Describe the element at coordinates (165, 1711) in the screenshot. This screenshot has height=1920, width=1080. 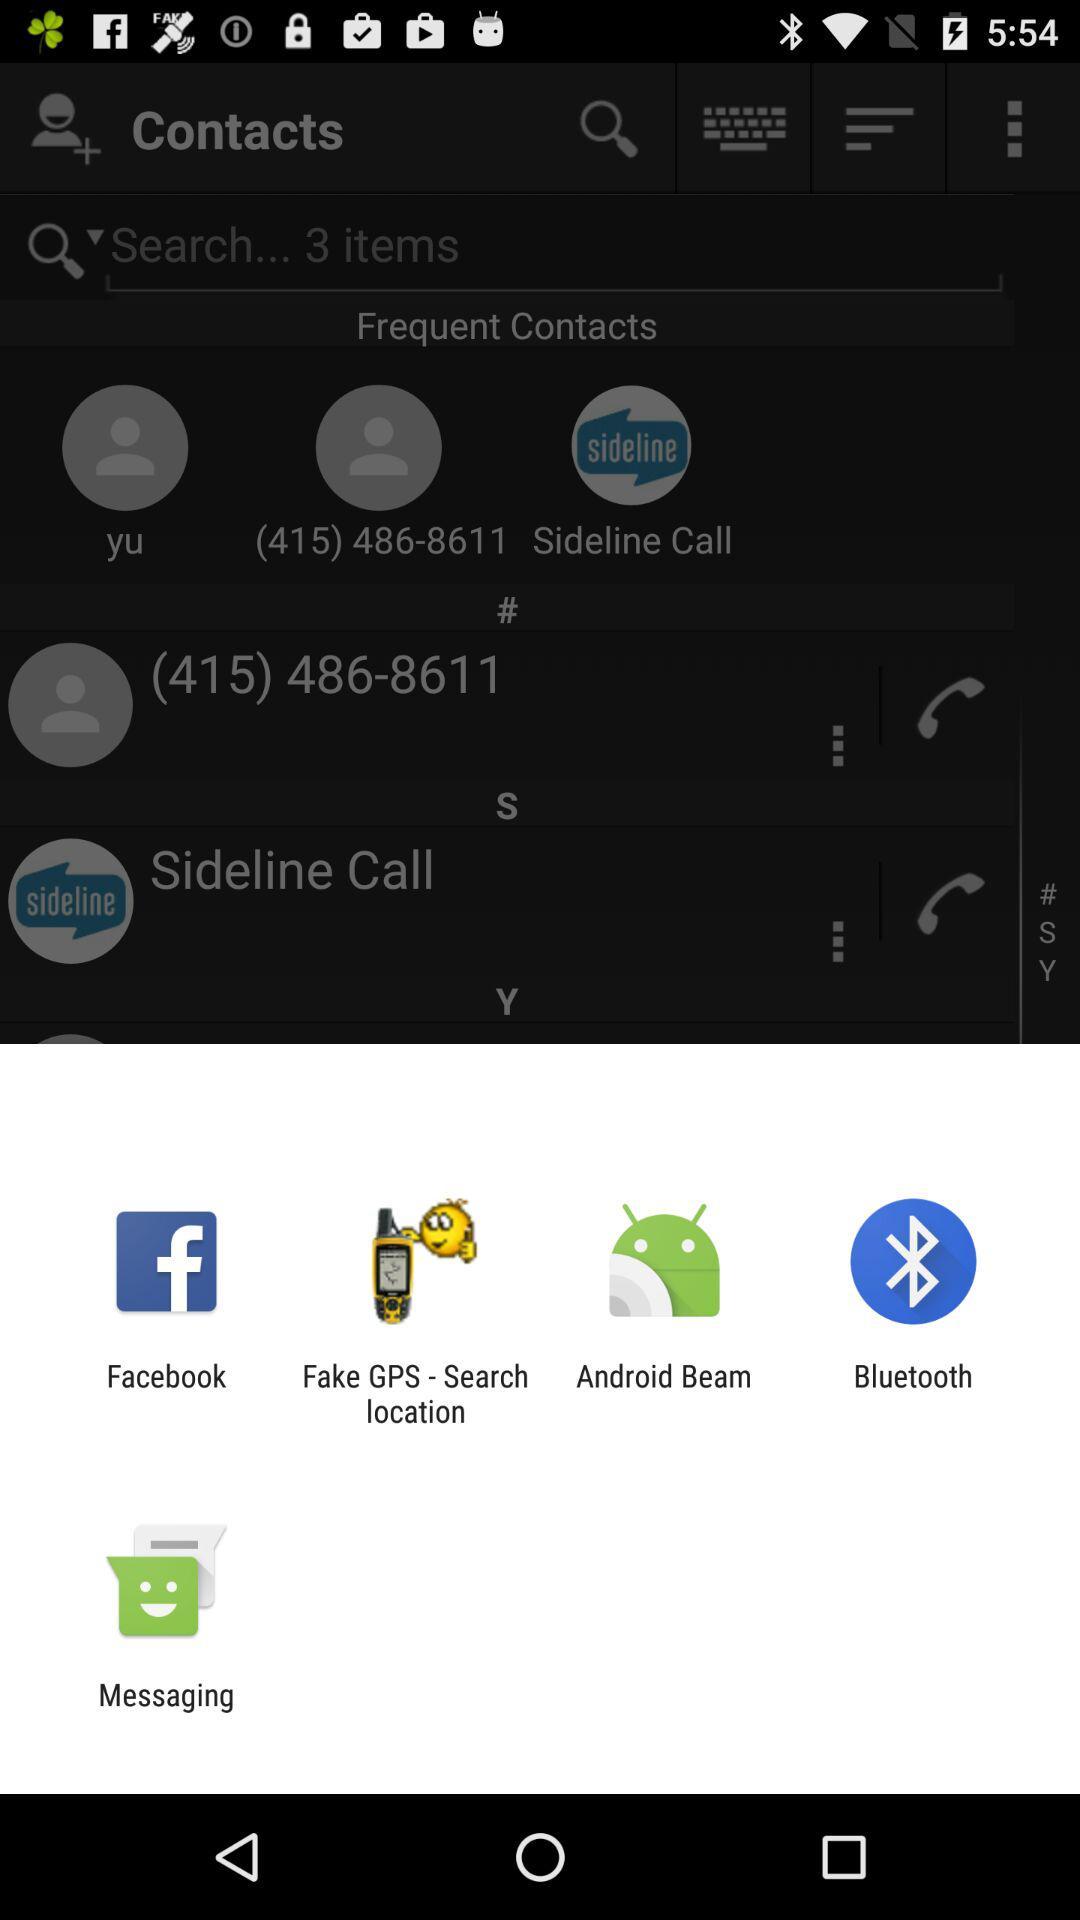
I see `the messaging icon` at that location.